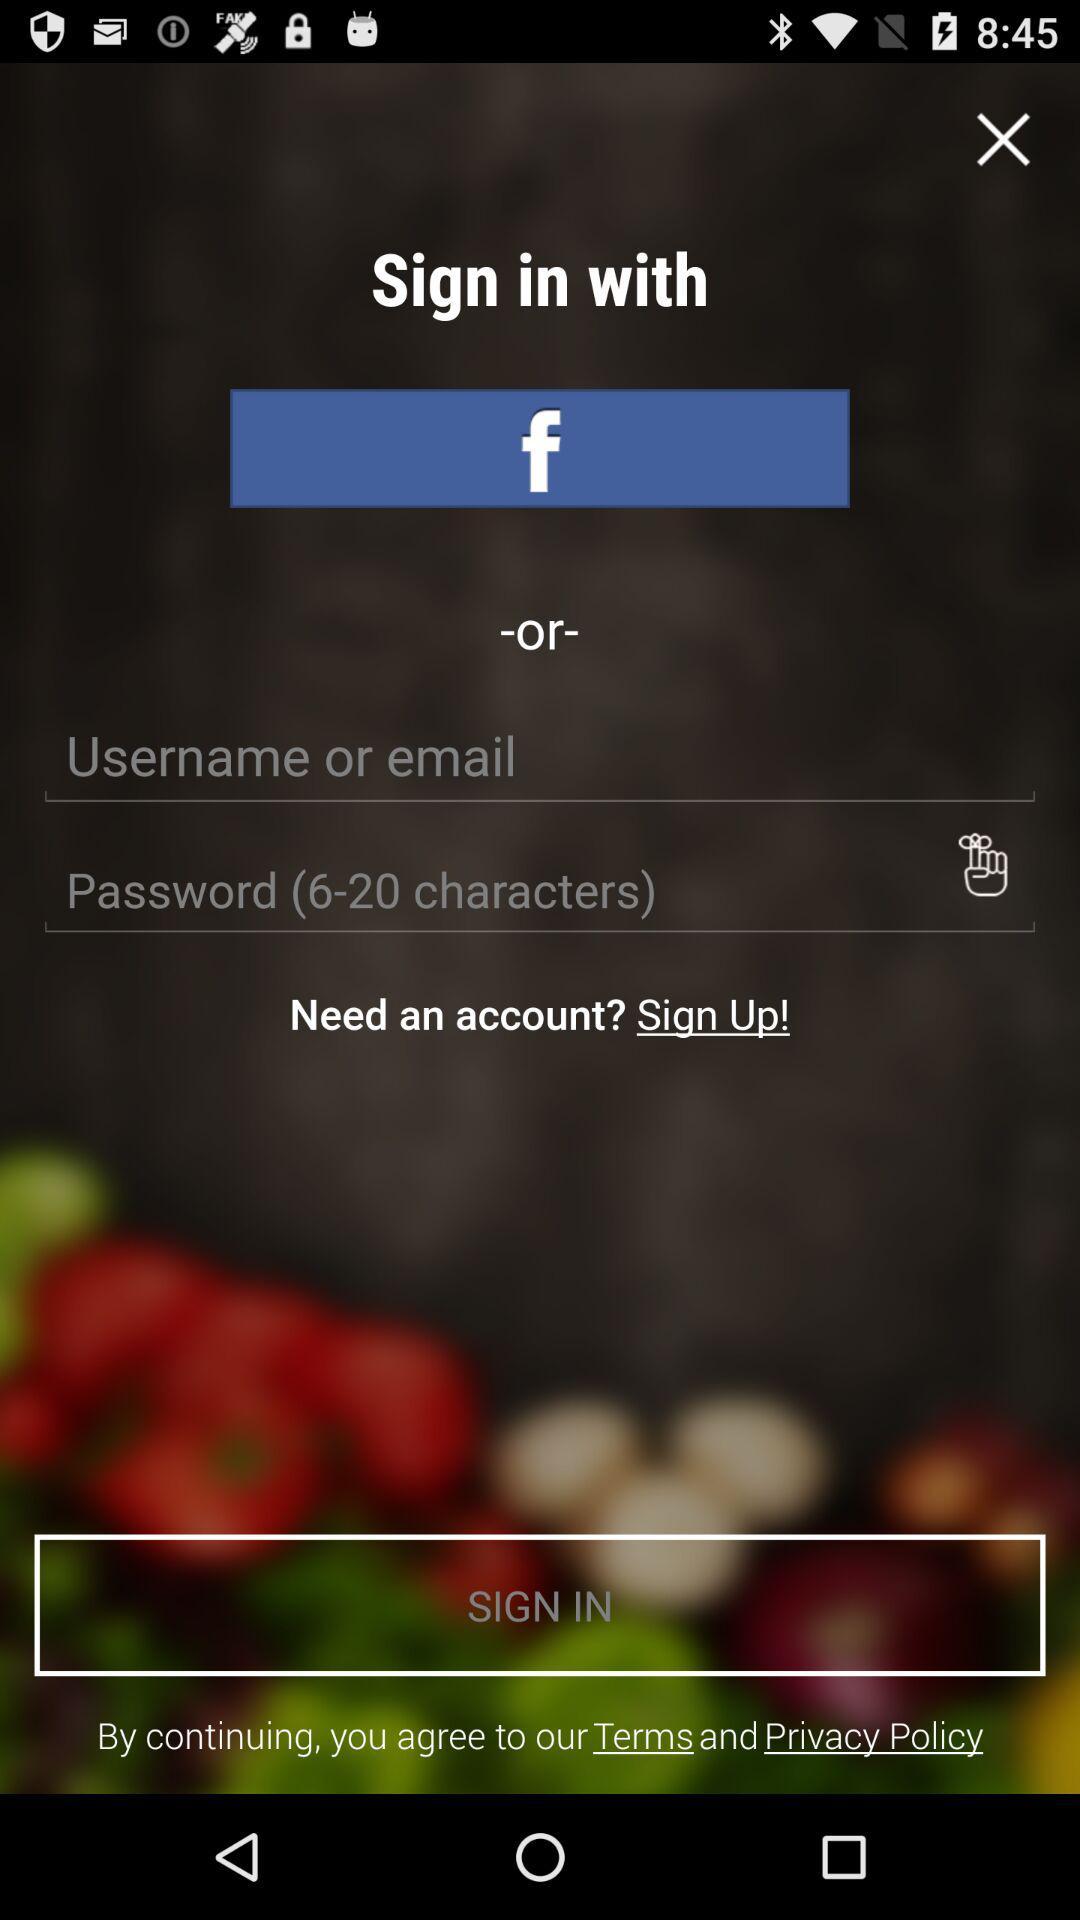  What do you see at coordinates (643, 1734) in the screenshot?
I see `item to the left of the and item` at bounding box center [643, 1734].